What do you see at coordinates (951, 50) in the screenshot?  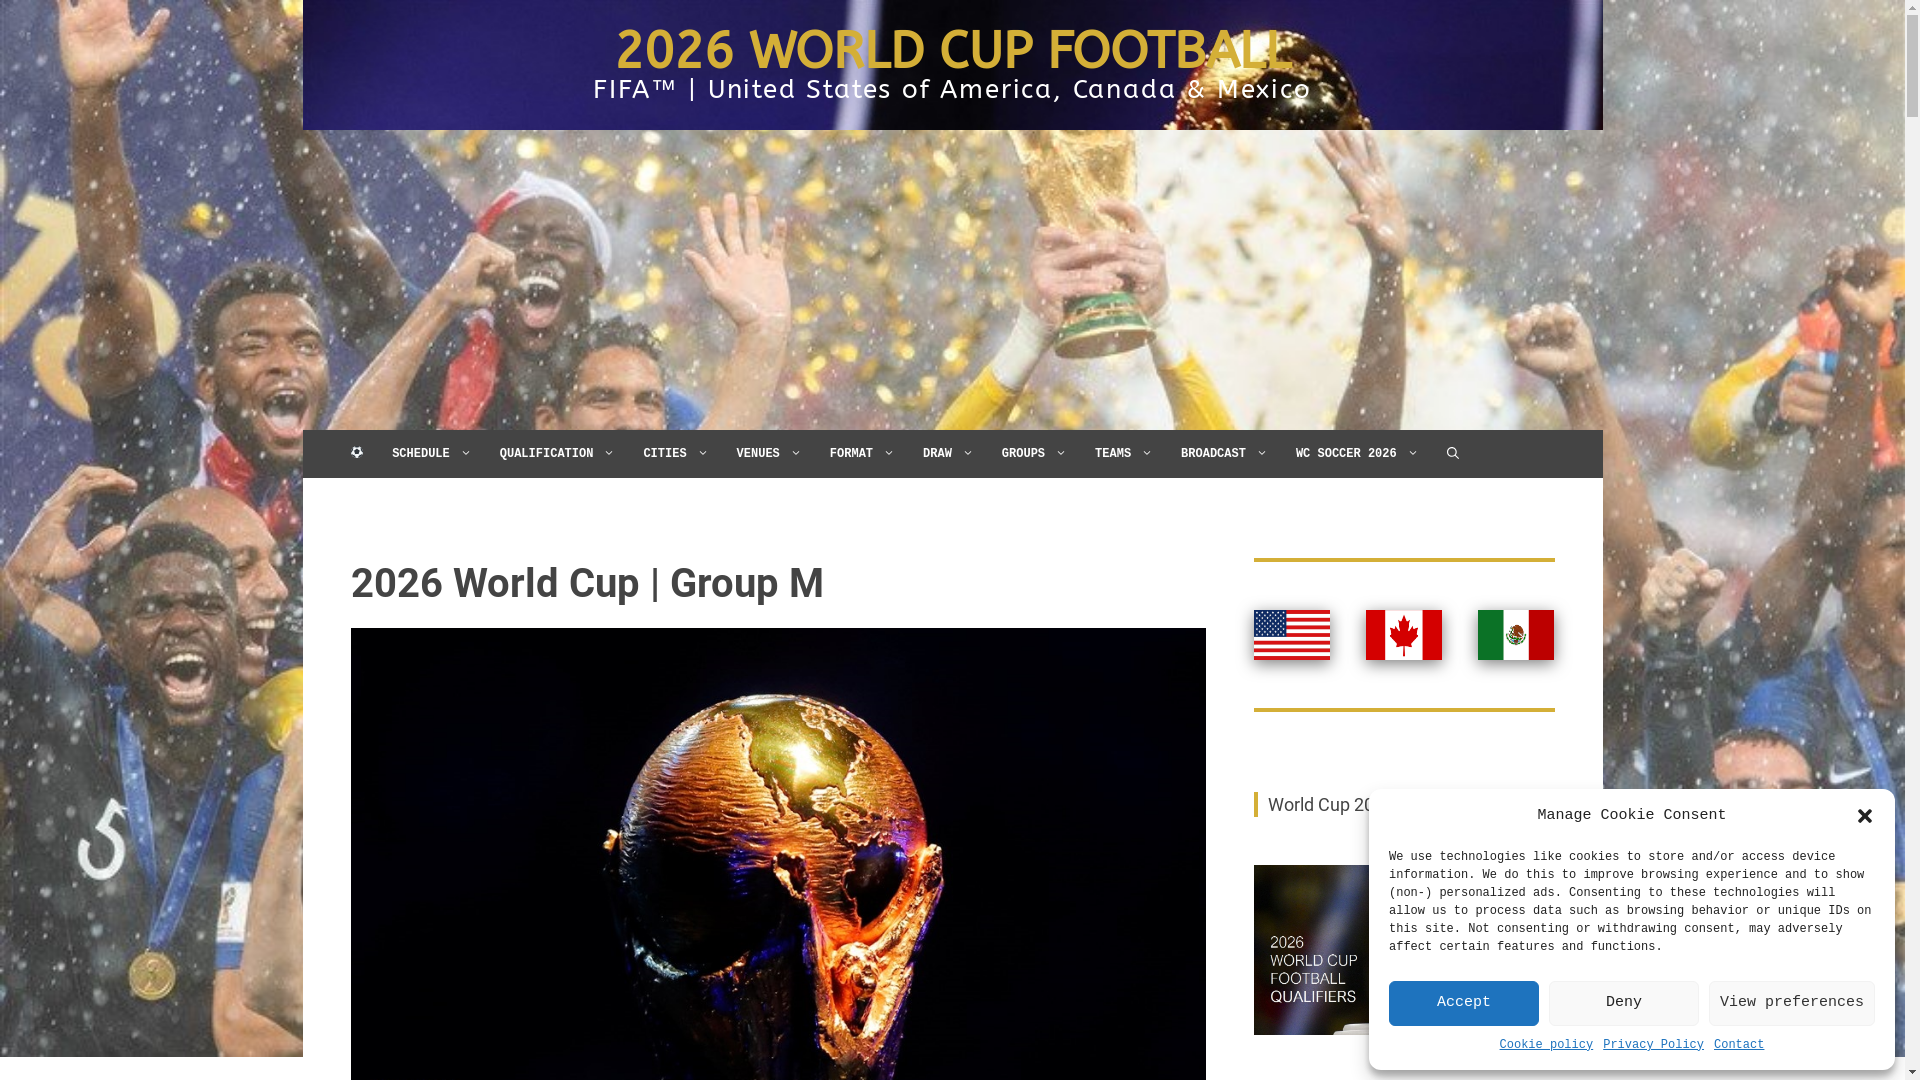 I see `'2026 WORLD CUP FOOTBALL'` at bounding box center [951, 50].